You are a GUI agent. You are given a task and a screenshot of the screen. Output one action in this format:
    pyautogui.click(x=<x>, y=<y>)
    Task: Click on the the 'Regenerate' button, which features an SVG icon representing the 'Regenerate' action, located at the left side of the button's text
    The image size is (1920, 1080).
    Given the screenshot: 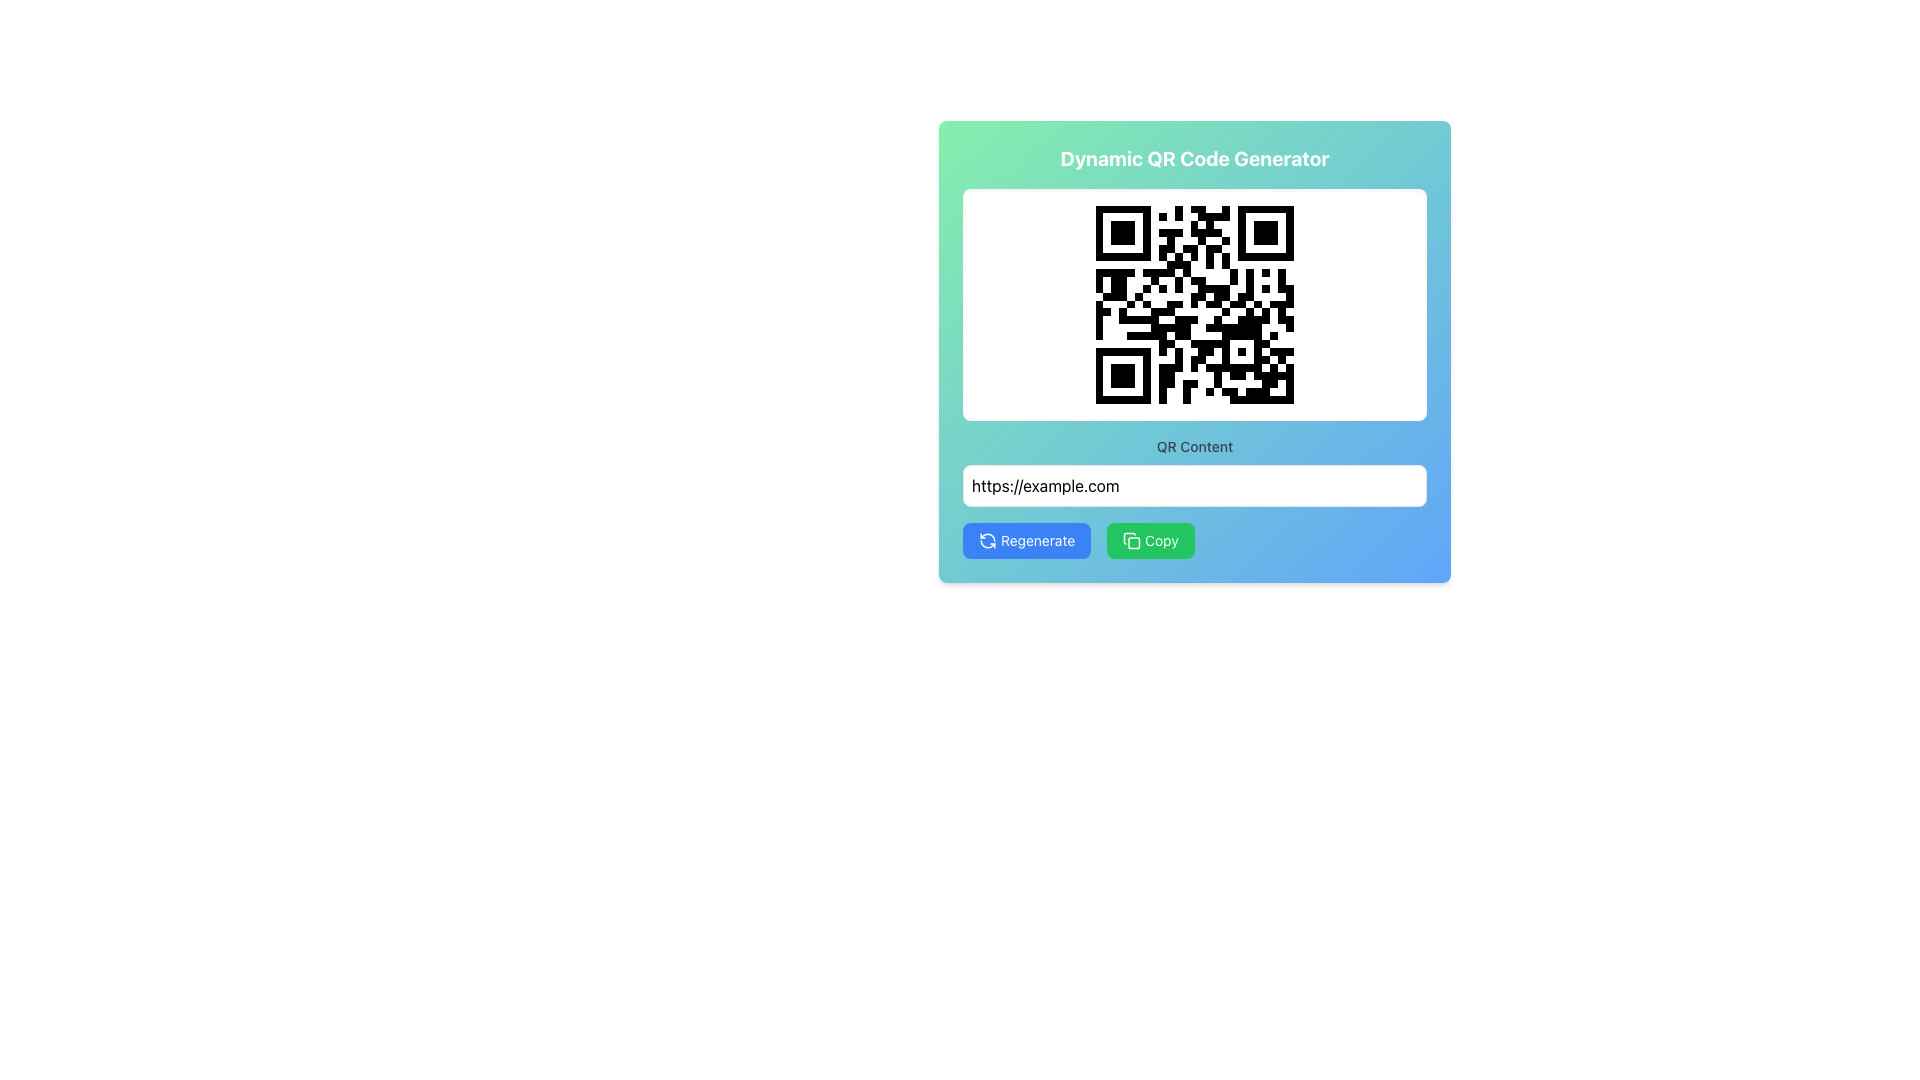 What is the action you would take?
    pyautogui.click(x=988, y=540)
    